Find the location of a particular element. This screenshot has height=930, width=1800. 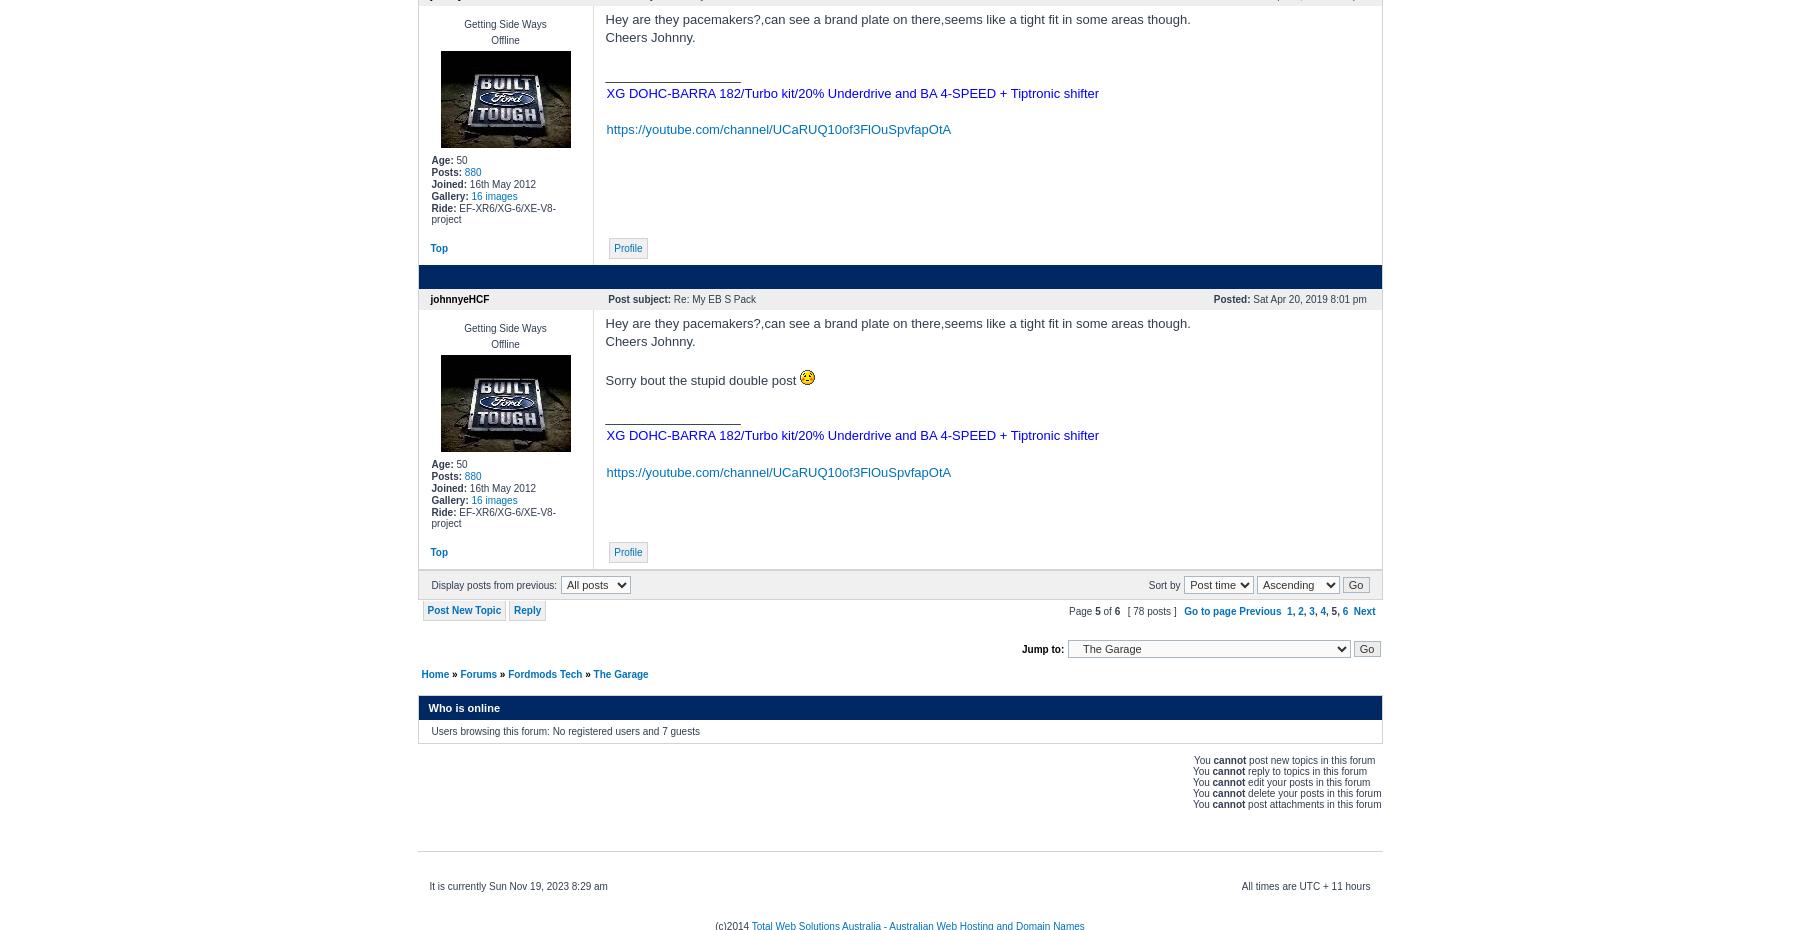

'of' is located at coordinates (1107, 611).